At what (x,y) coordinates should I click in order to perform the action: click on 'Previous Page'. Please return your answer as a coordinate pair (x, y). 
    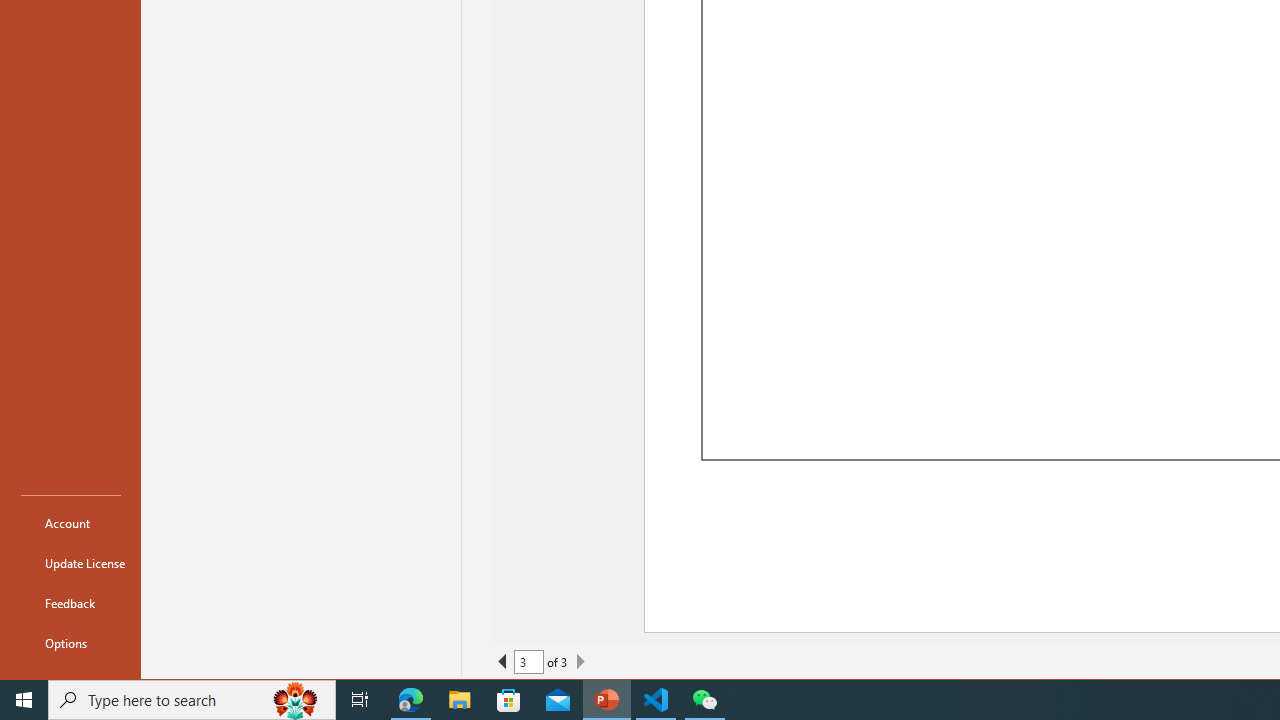
    Looking at the image, I should click on (503, 662).